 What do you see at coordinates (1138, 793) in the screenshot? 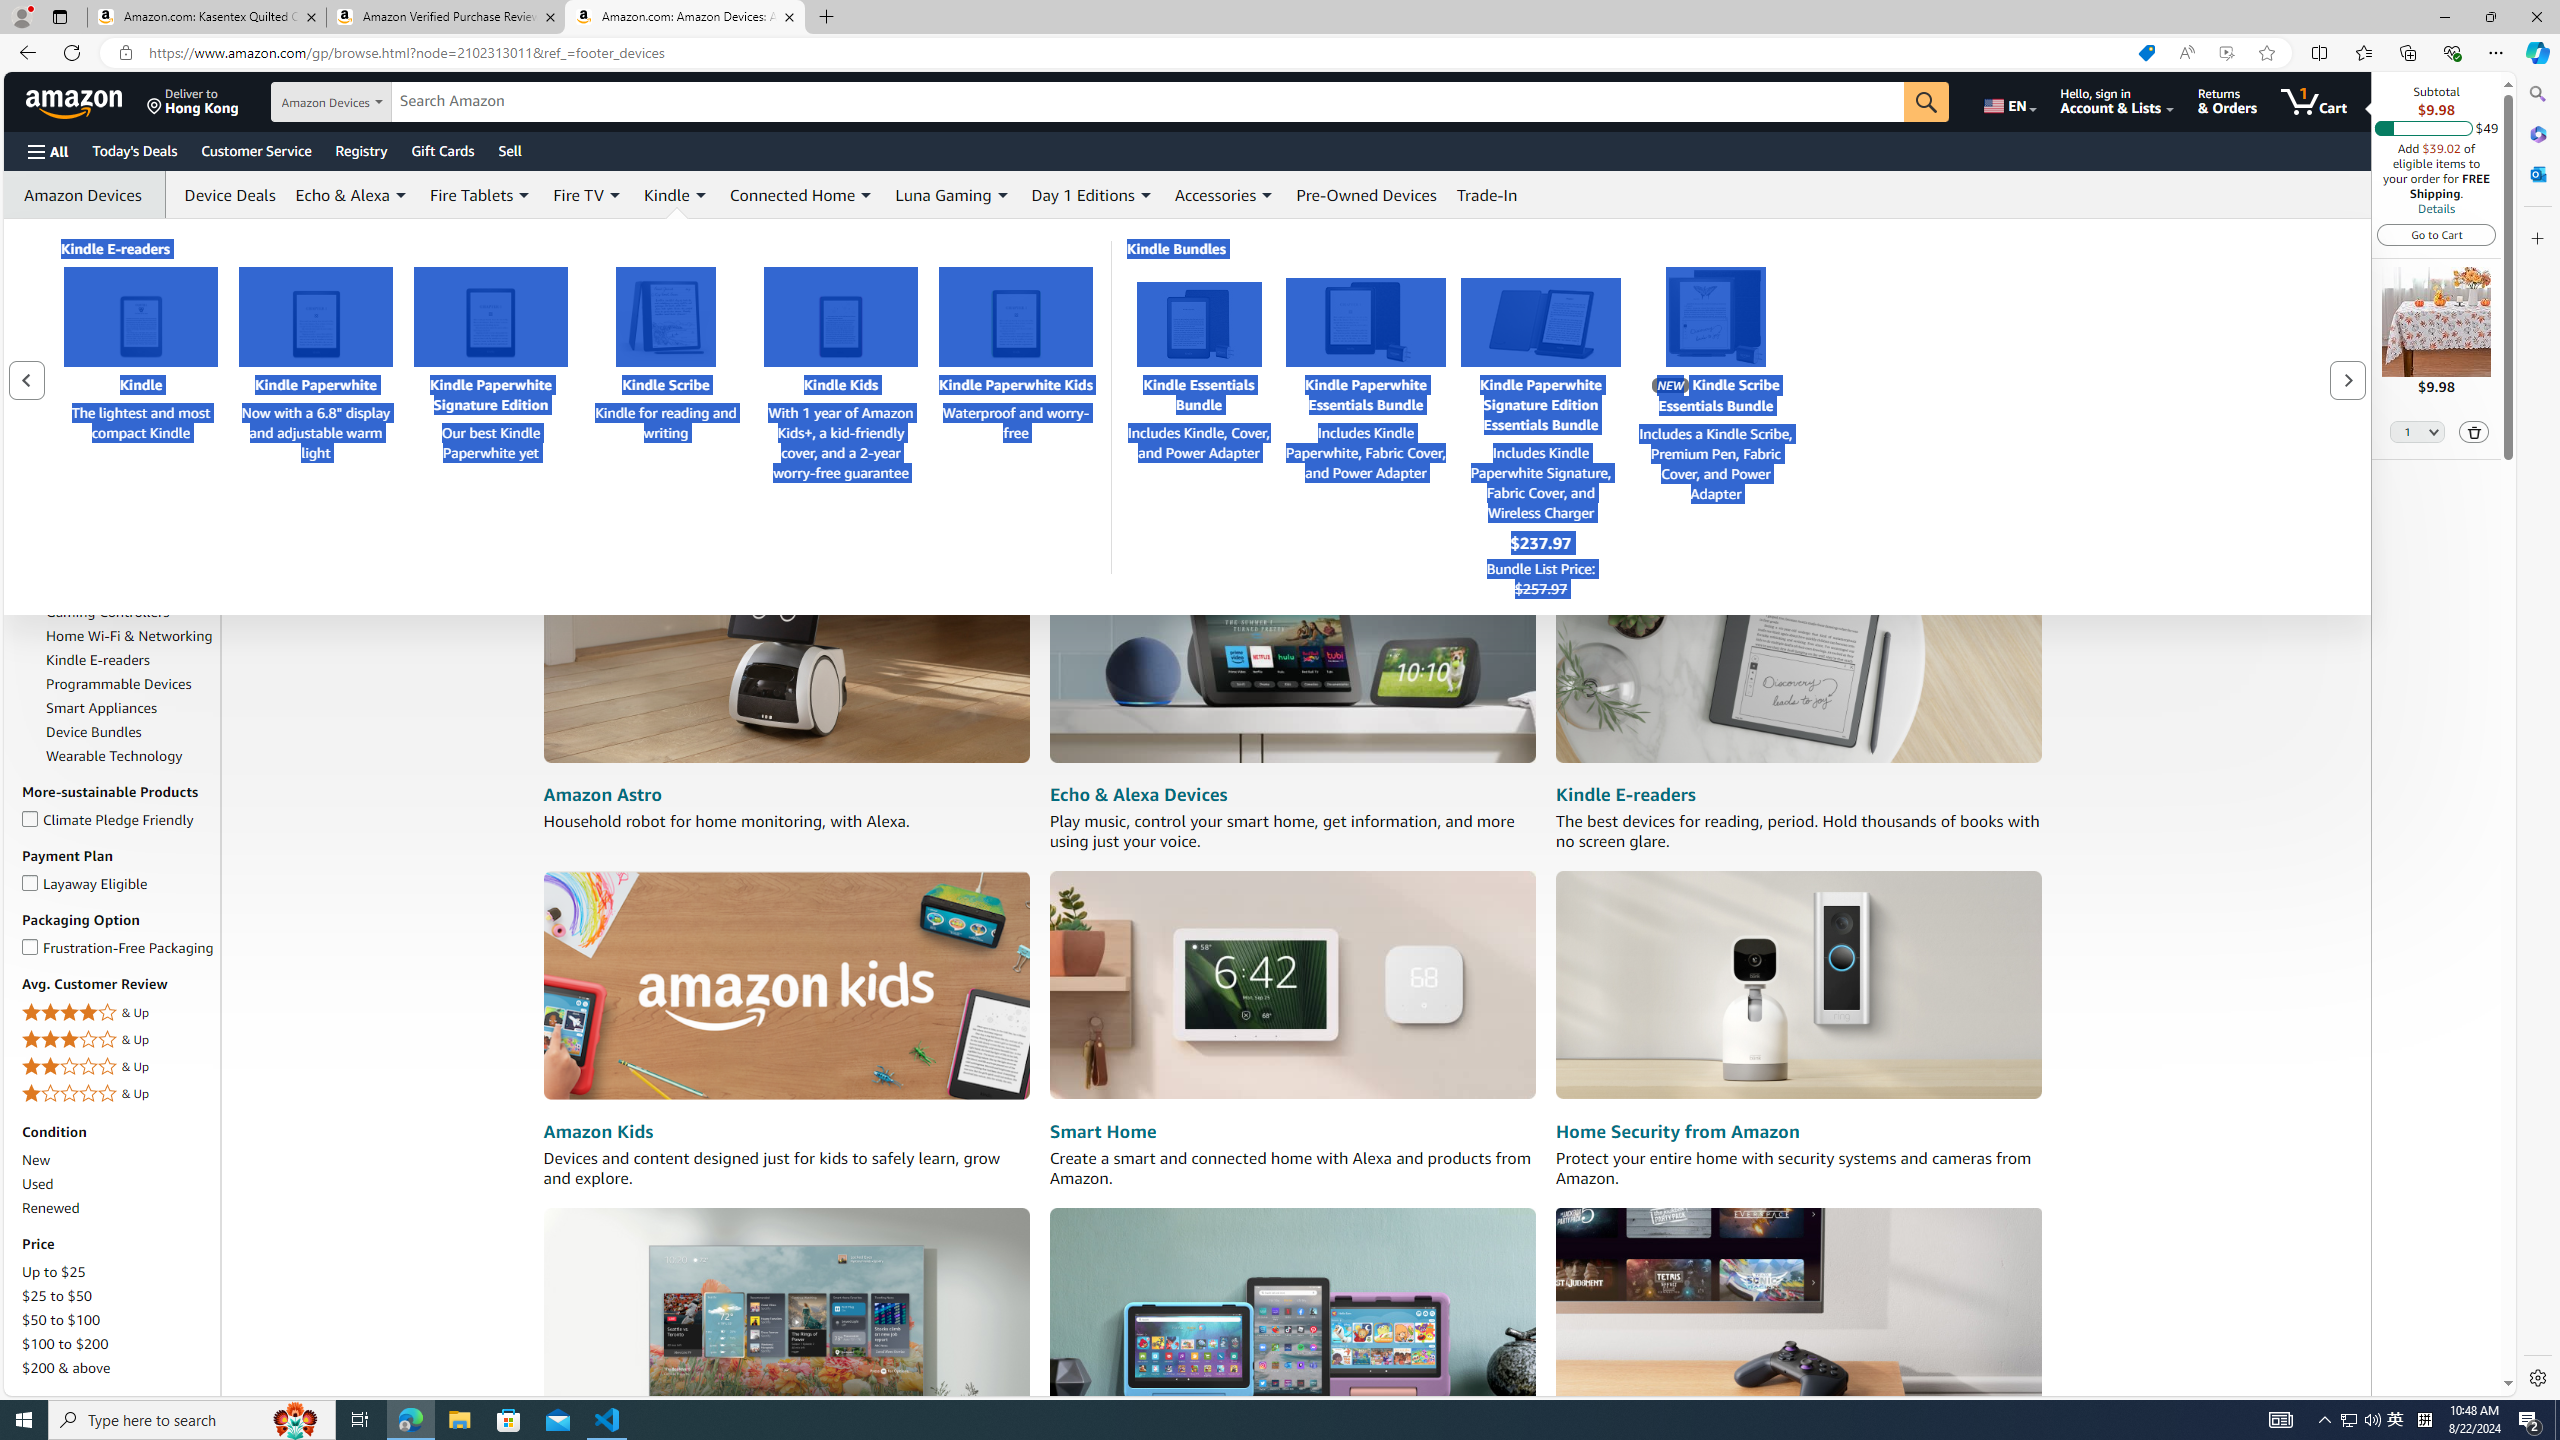
I see `'Echo & Alexa Devices'` at bounding box center [1138, 793].